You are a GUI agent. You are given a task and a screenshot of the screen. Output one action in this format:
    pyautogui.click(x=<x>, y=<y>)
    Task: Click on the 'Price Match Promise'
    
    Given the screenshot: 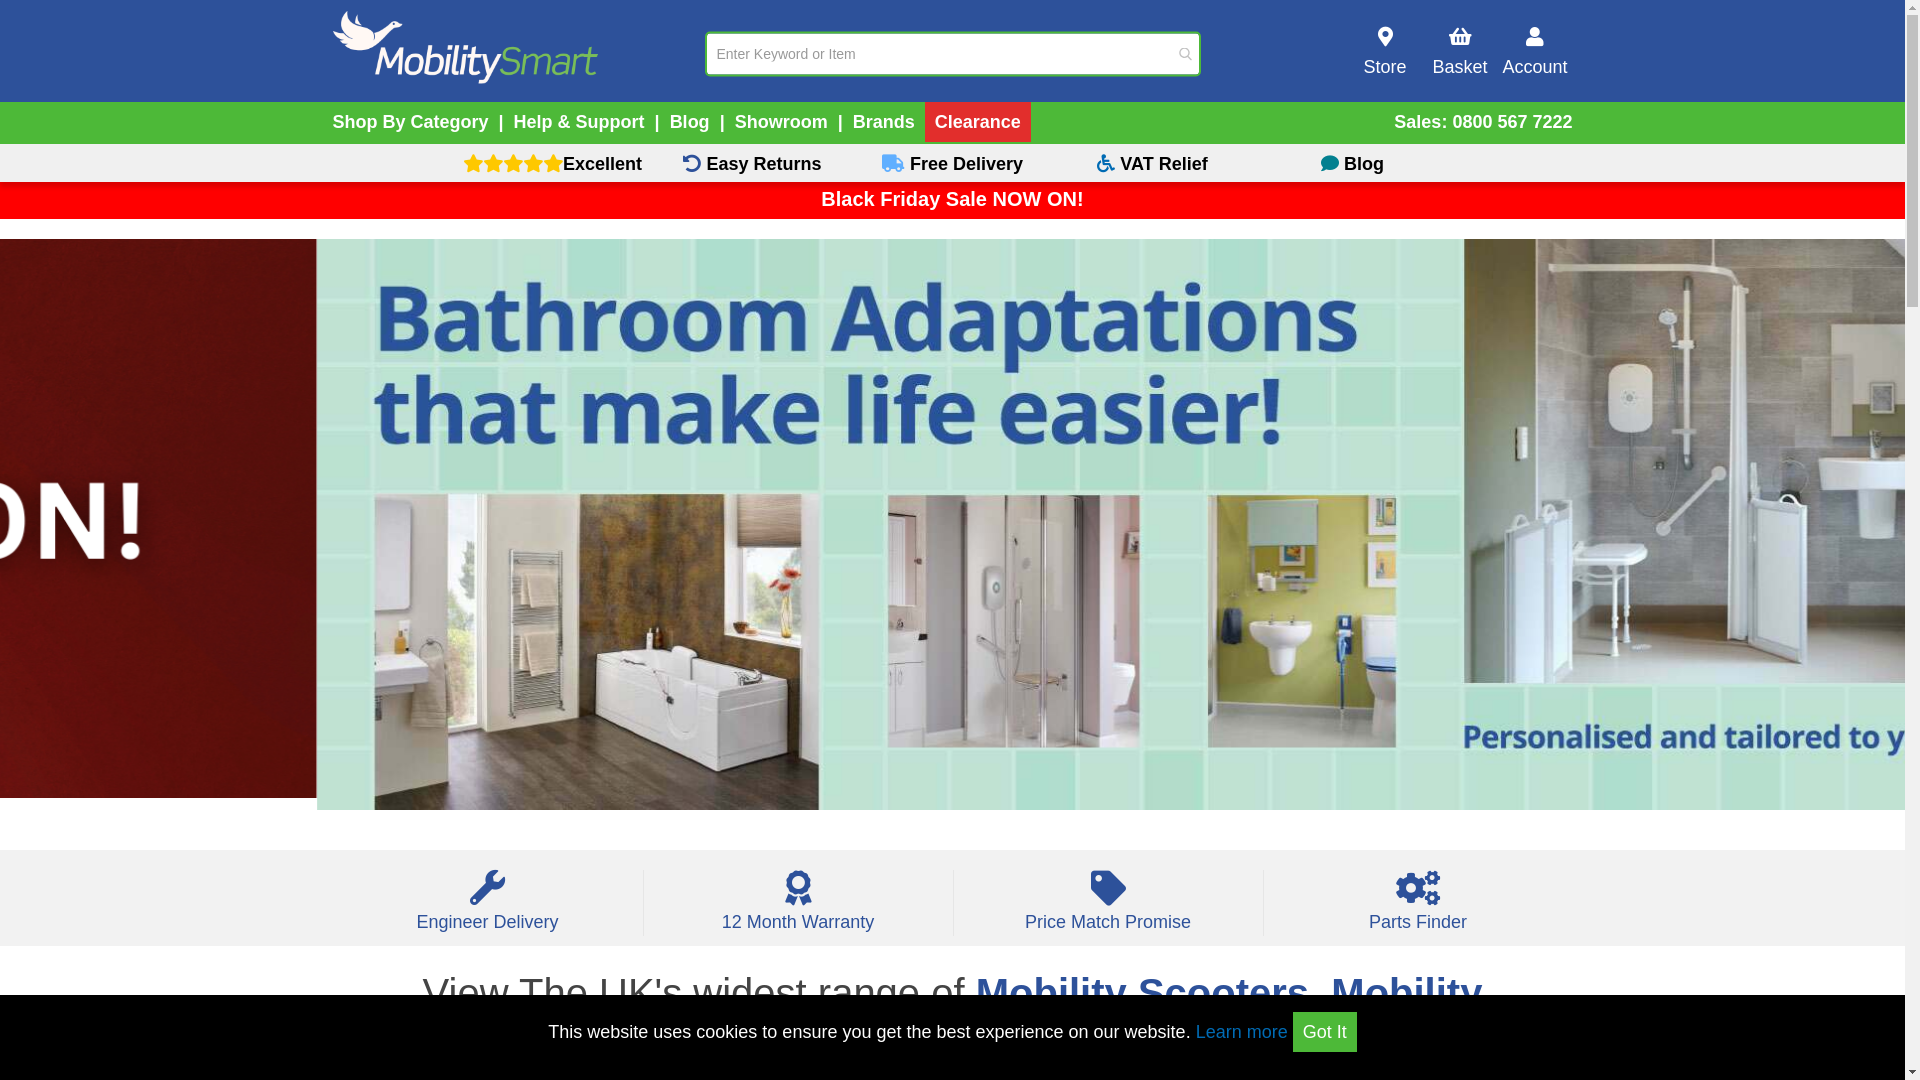 What is the action you would take?
    pyautogui.click(x=1107, y=910)
    